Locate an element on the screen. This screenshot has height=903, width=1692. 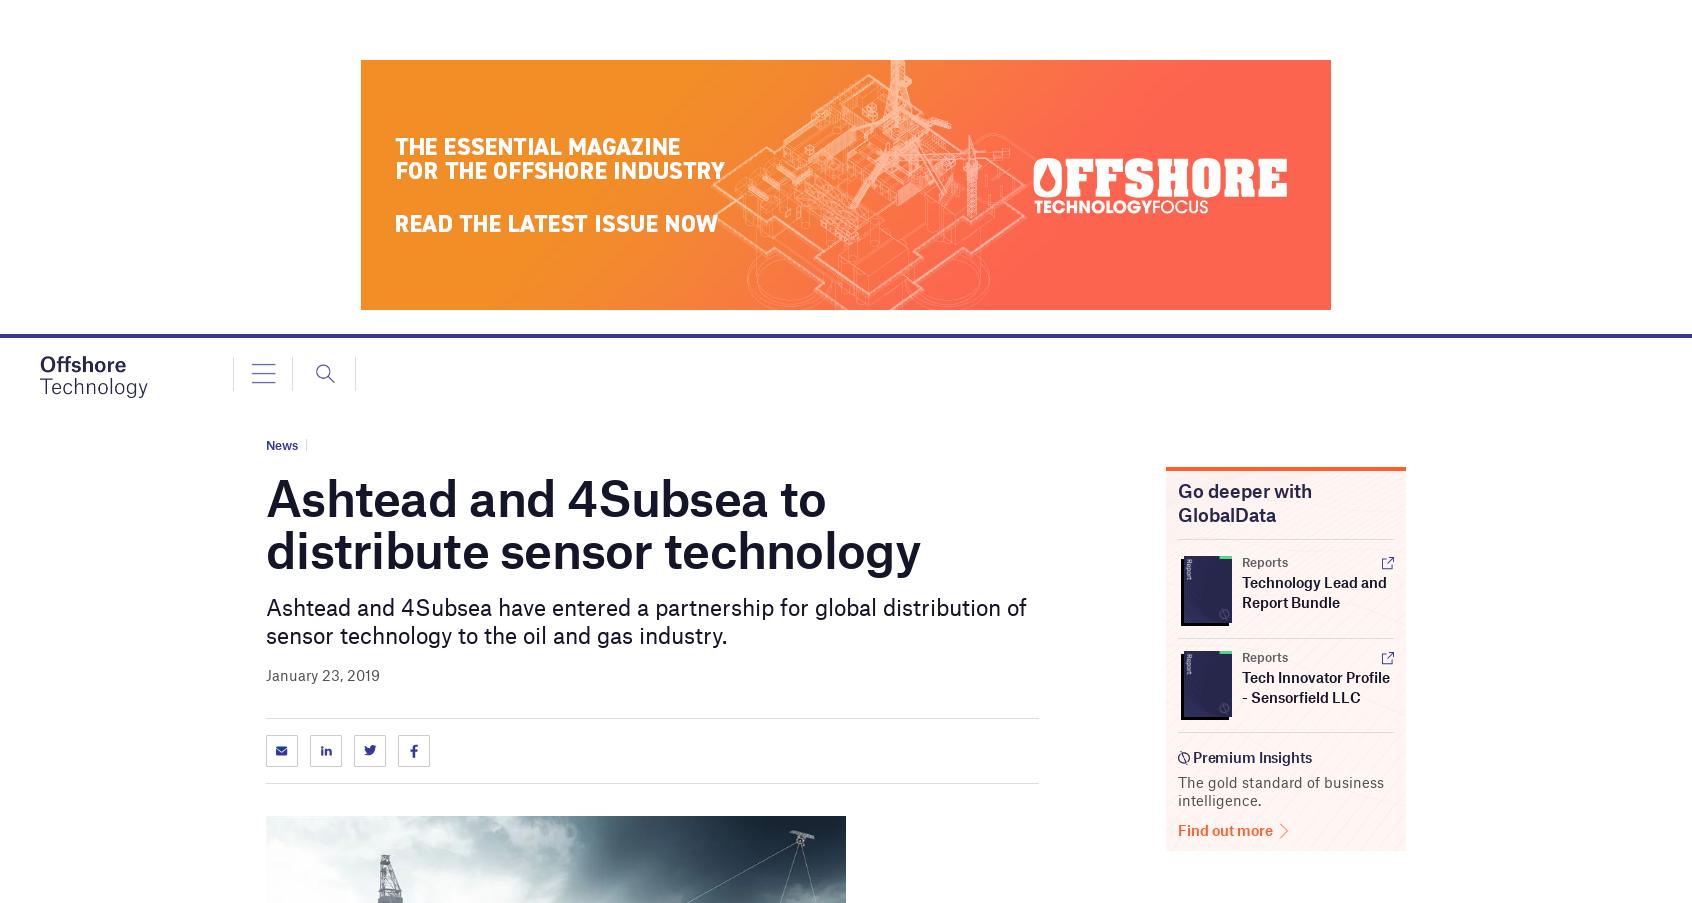
'Company Releases' is located at coordinates (119, 240).